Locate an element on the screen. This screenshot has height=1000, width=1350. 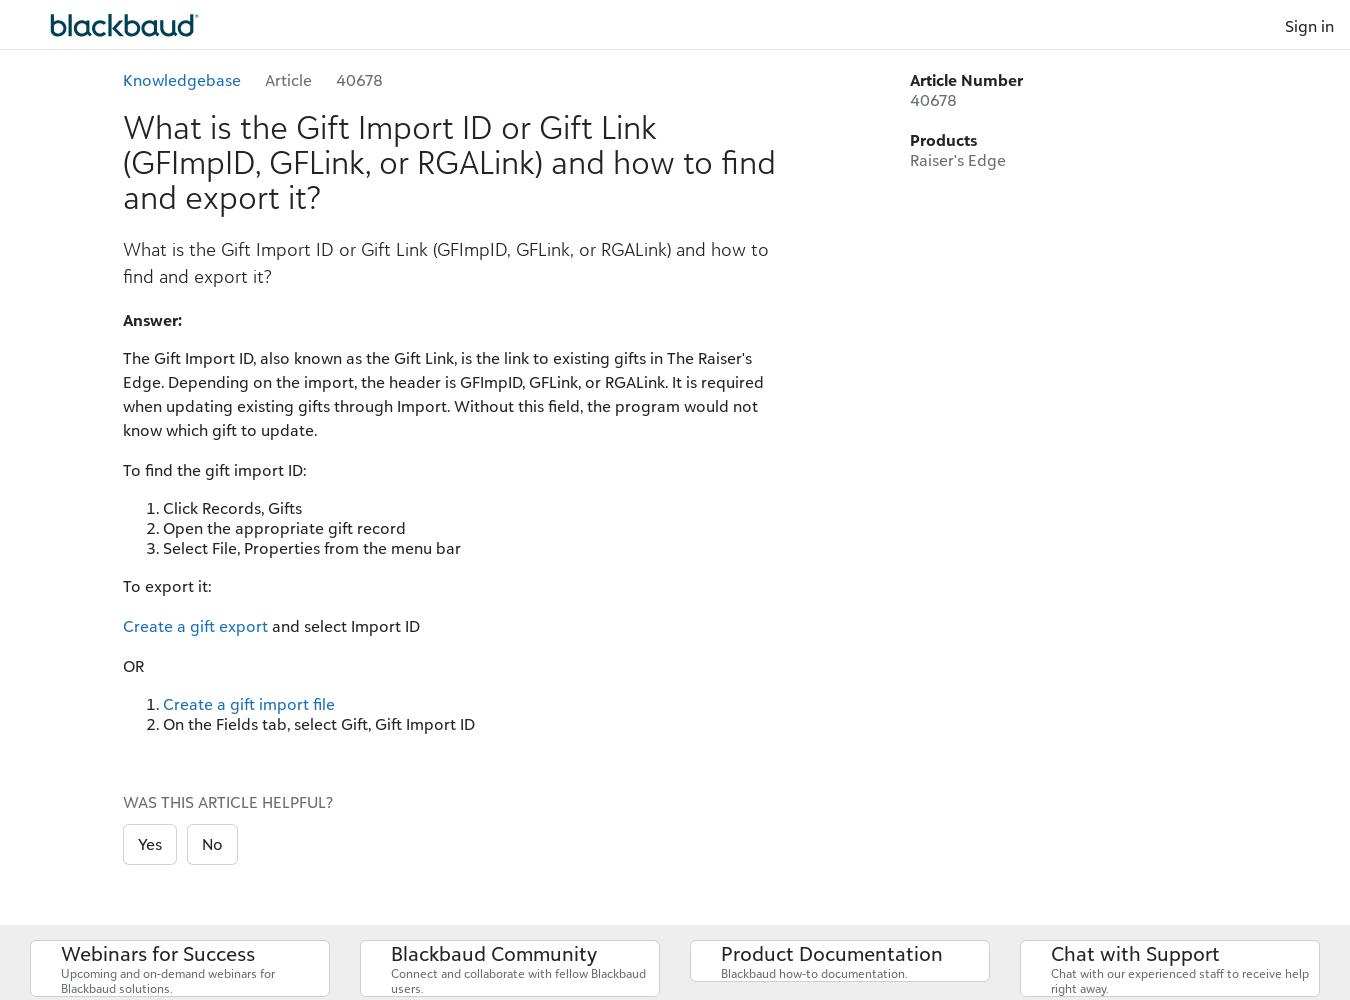
'The Gift Import ID, also known as the Gift Link, is the link to existing gifts in The Raiser's Edge. Depending on the import, the header is GFImpID, GFLink, or RGALink. It is required when updating existing gifts through Import. Without this field, the program would not know which gift to update.' is located at coordinates (442, 393).